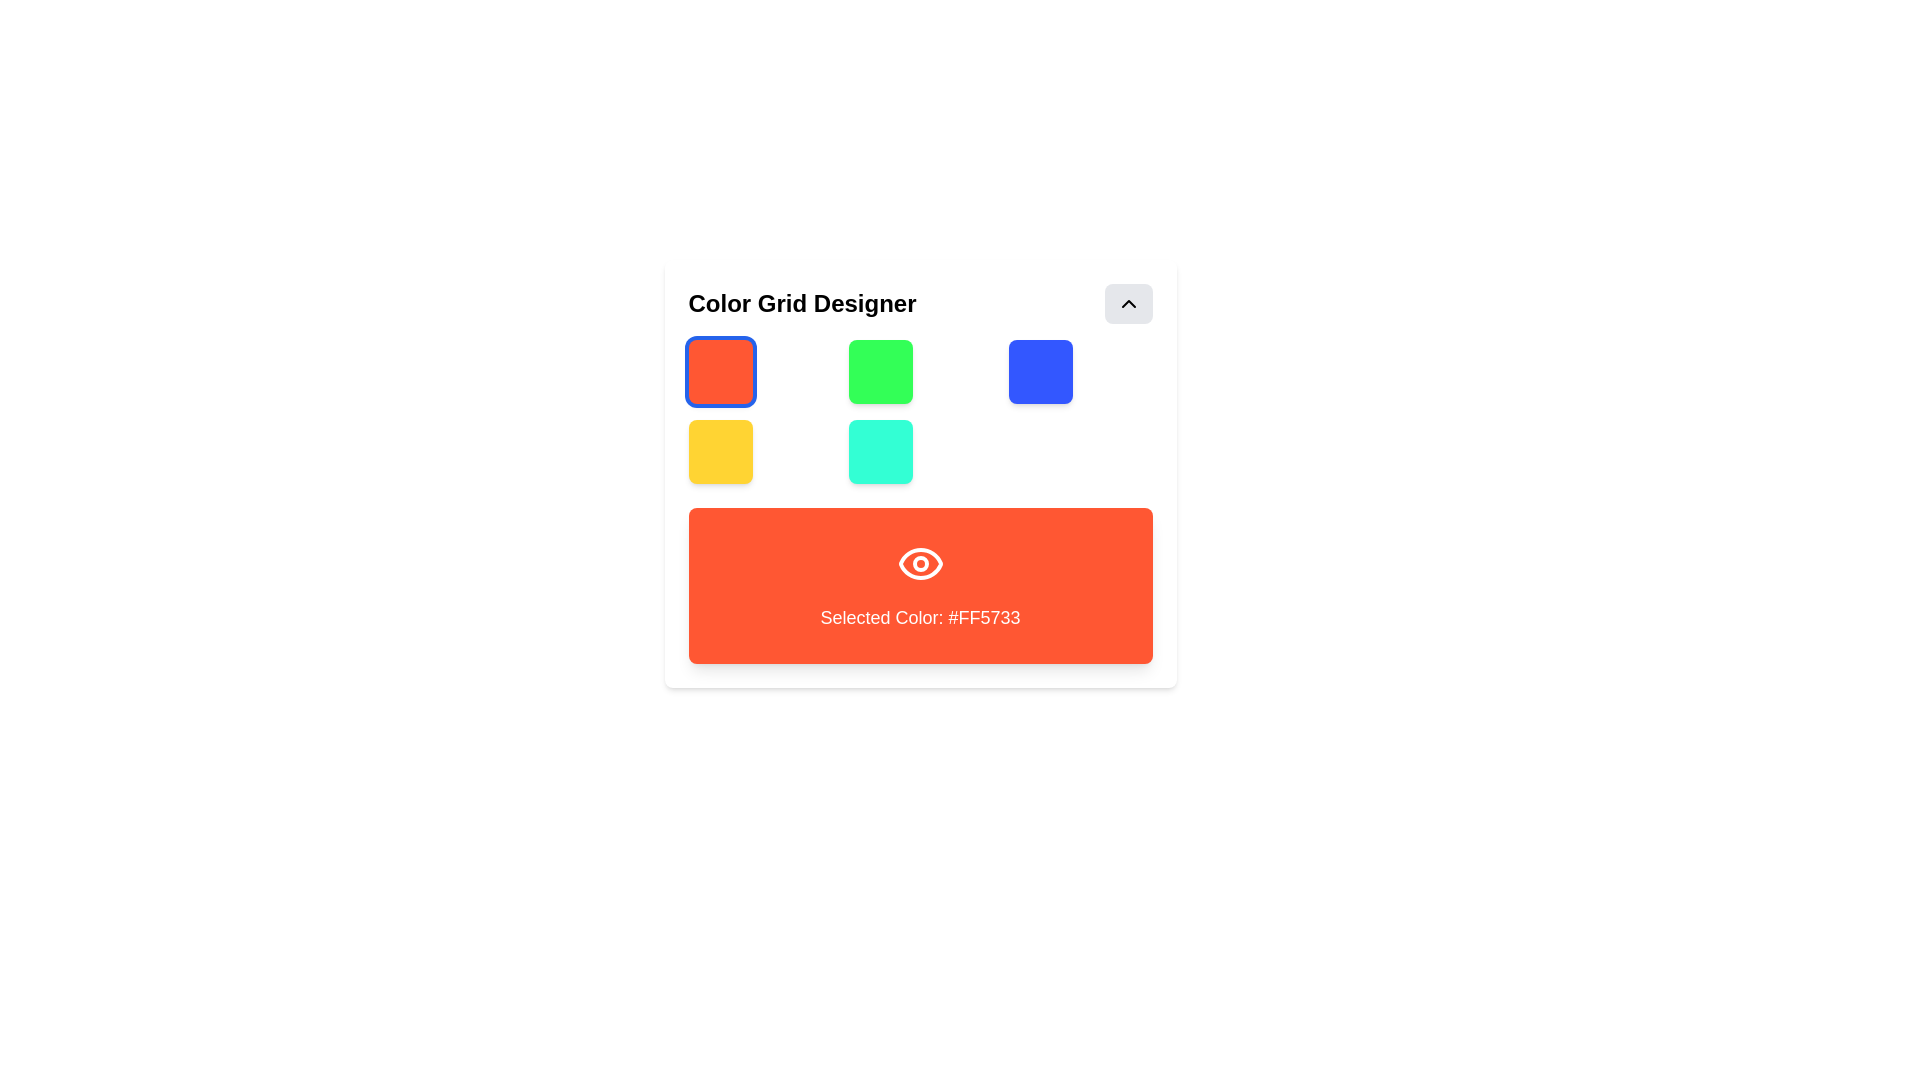  I want to click on the vibrant red square-shaped selectable color icon with rounded corners, located, so click(720, 371).